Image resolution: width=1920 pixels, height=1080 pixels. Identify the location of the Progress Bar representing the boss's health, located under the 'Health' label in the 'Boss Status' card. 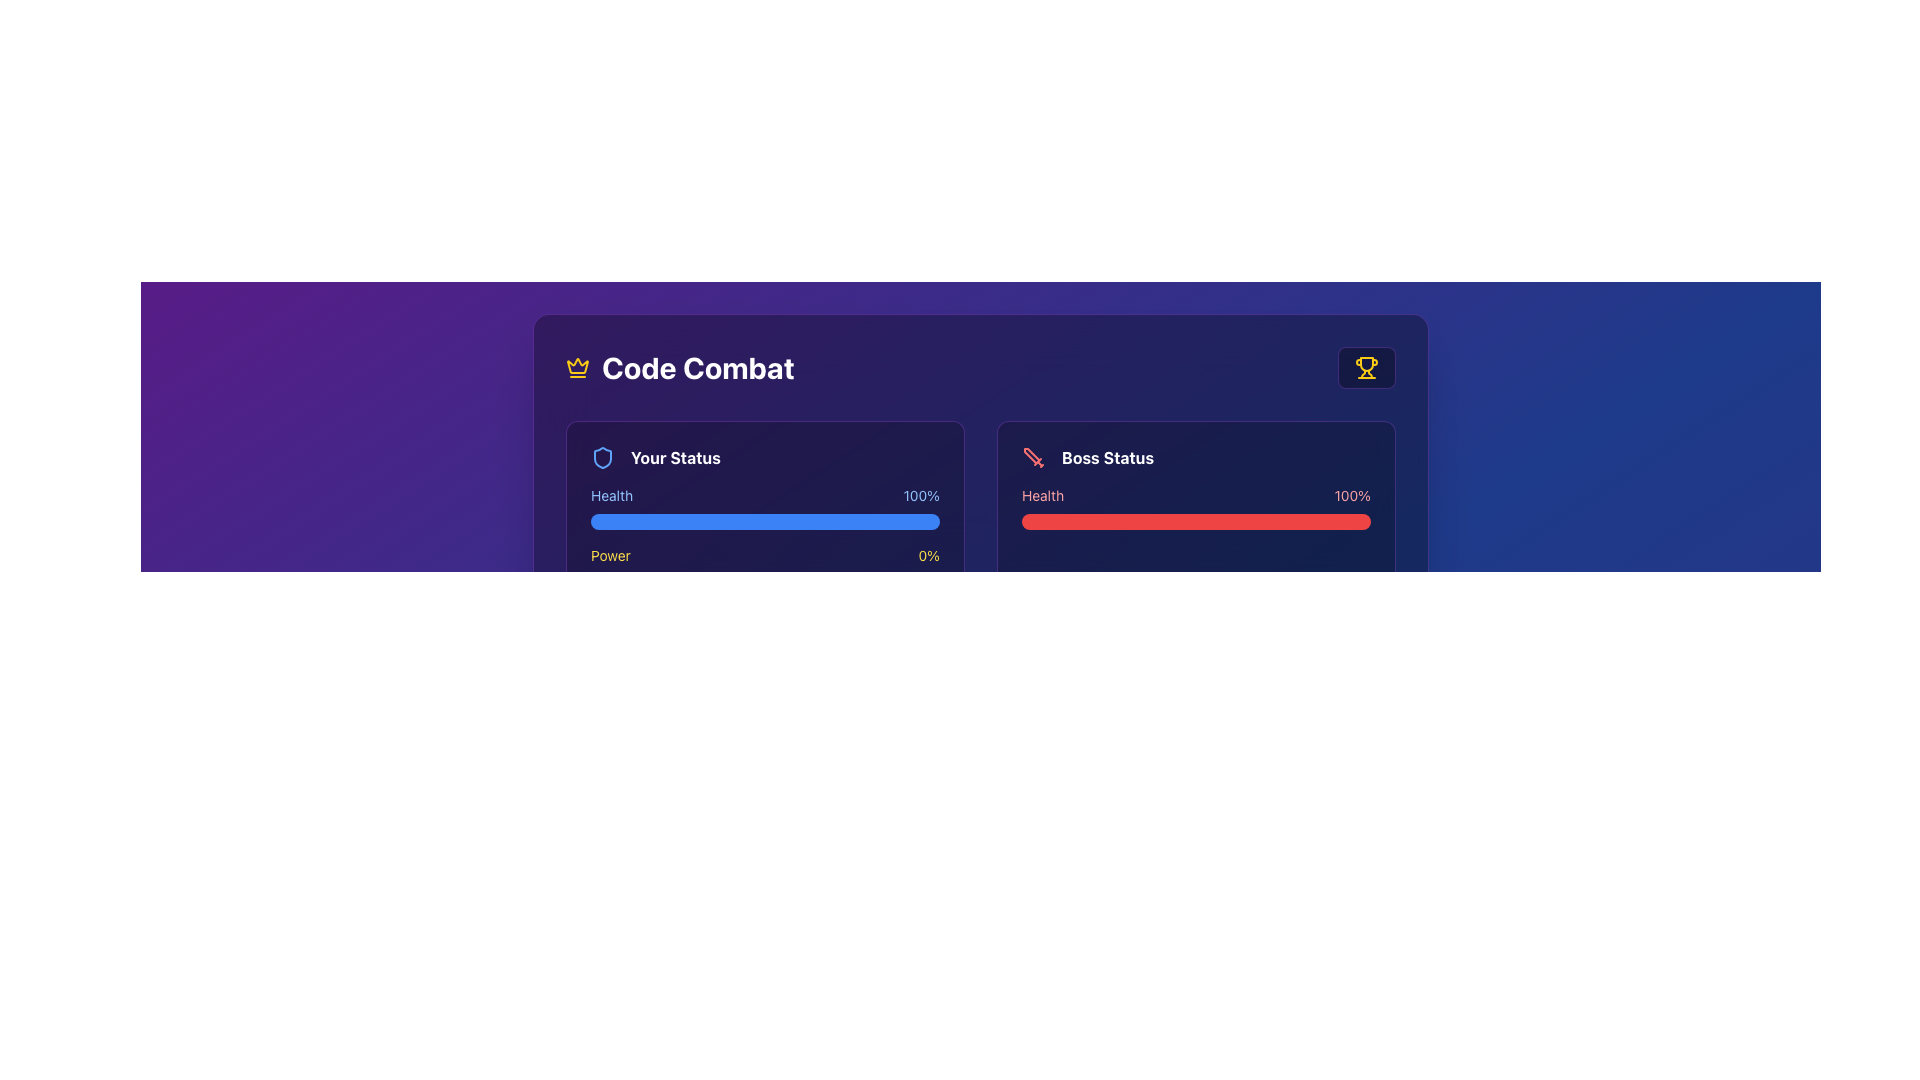
(1196, 520).